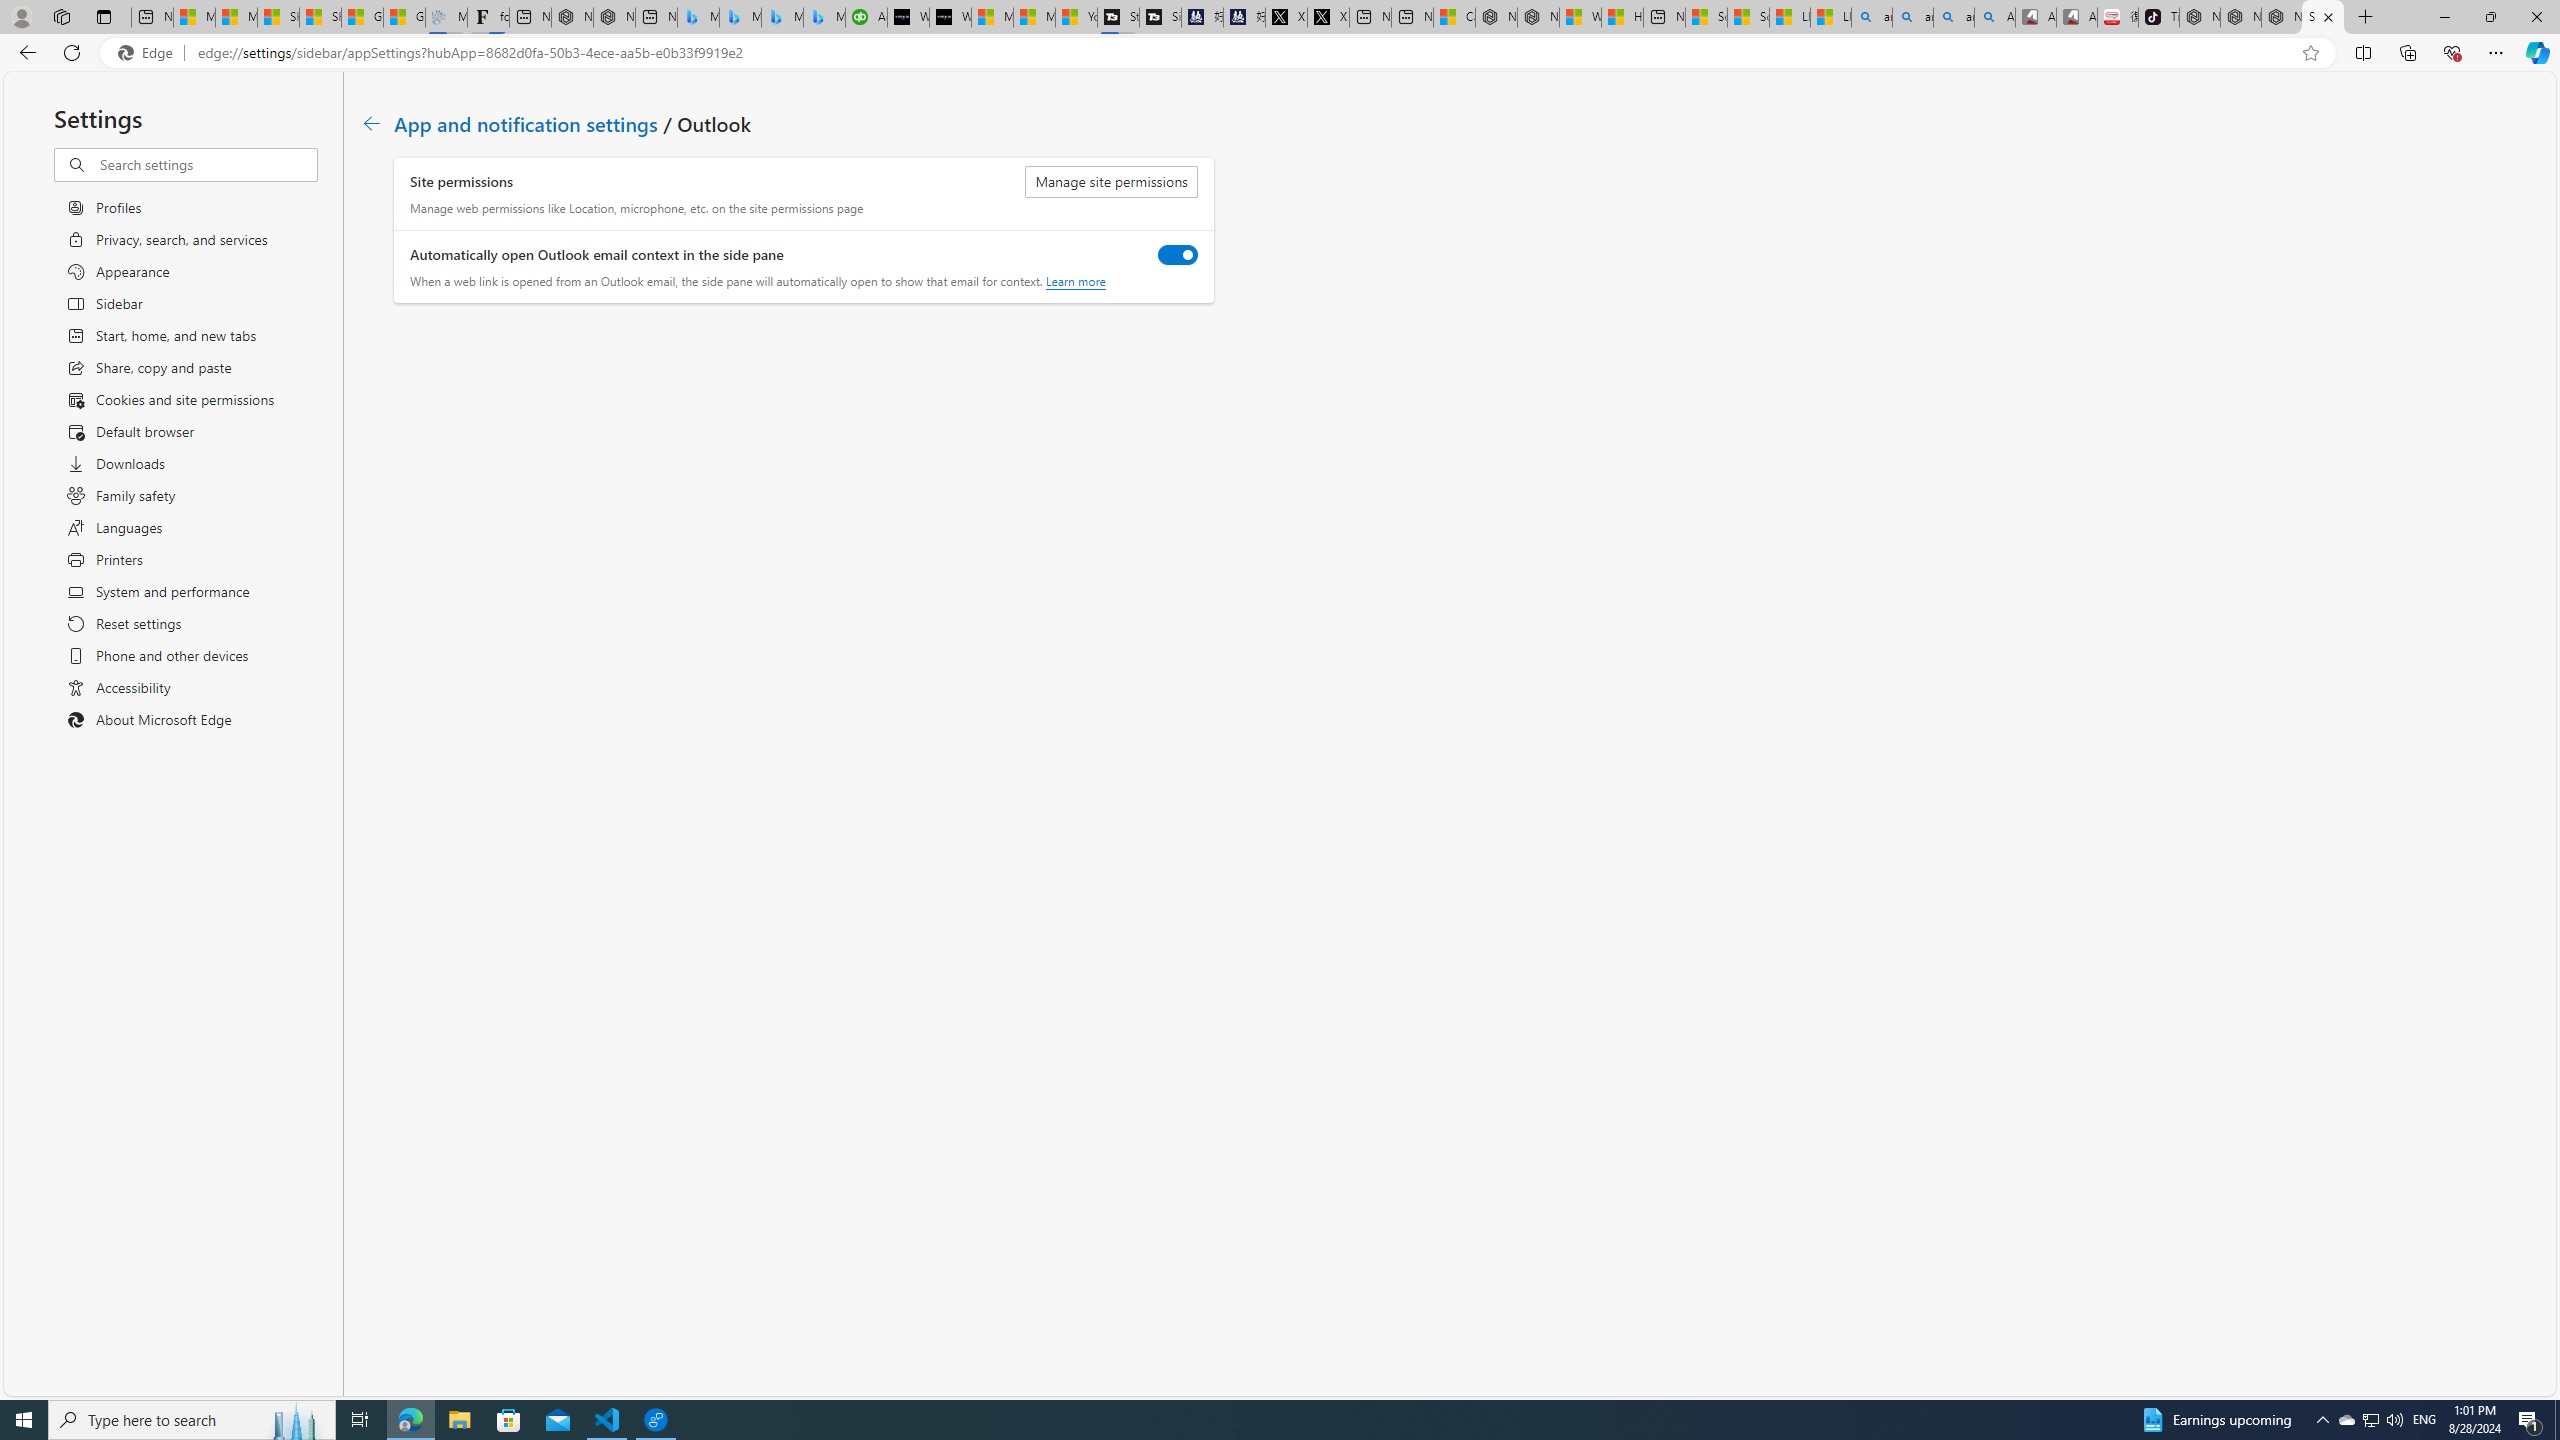  I want to click on 'App and notification settings', so click(525, 122).